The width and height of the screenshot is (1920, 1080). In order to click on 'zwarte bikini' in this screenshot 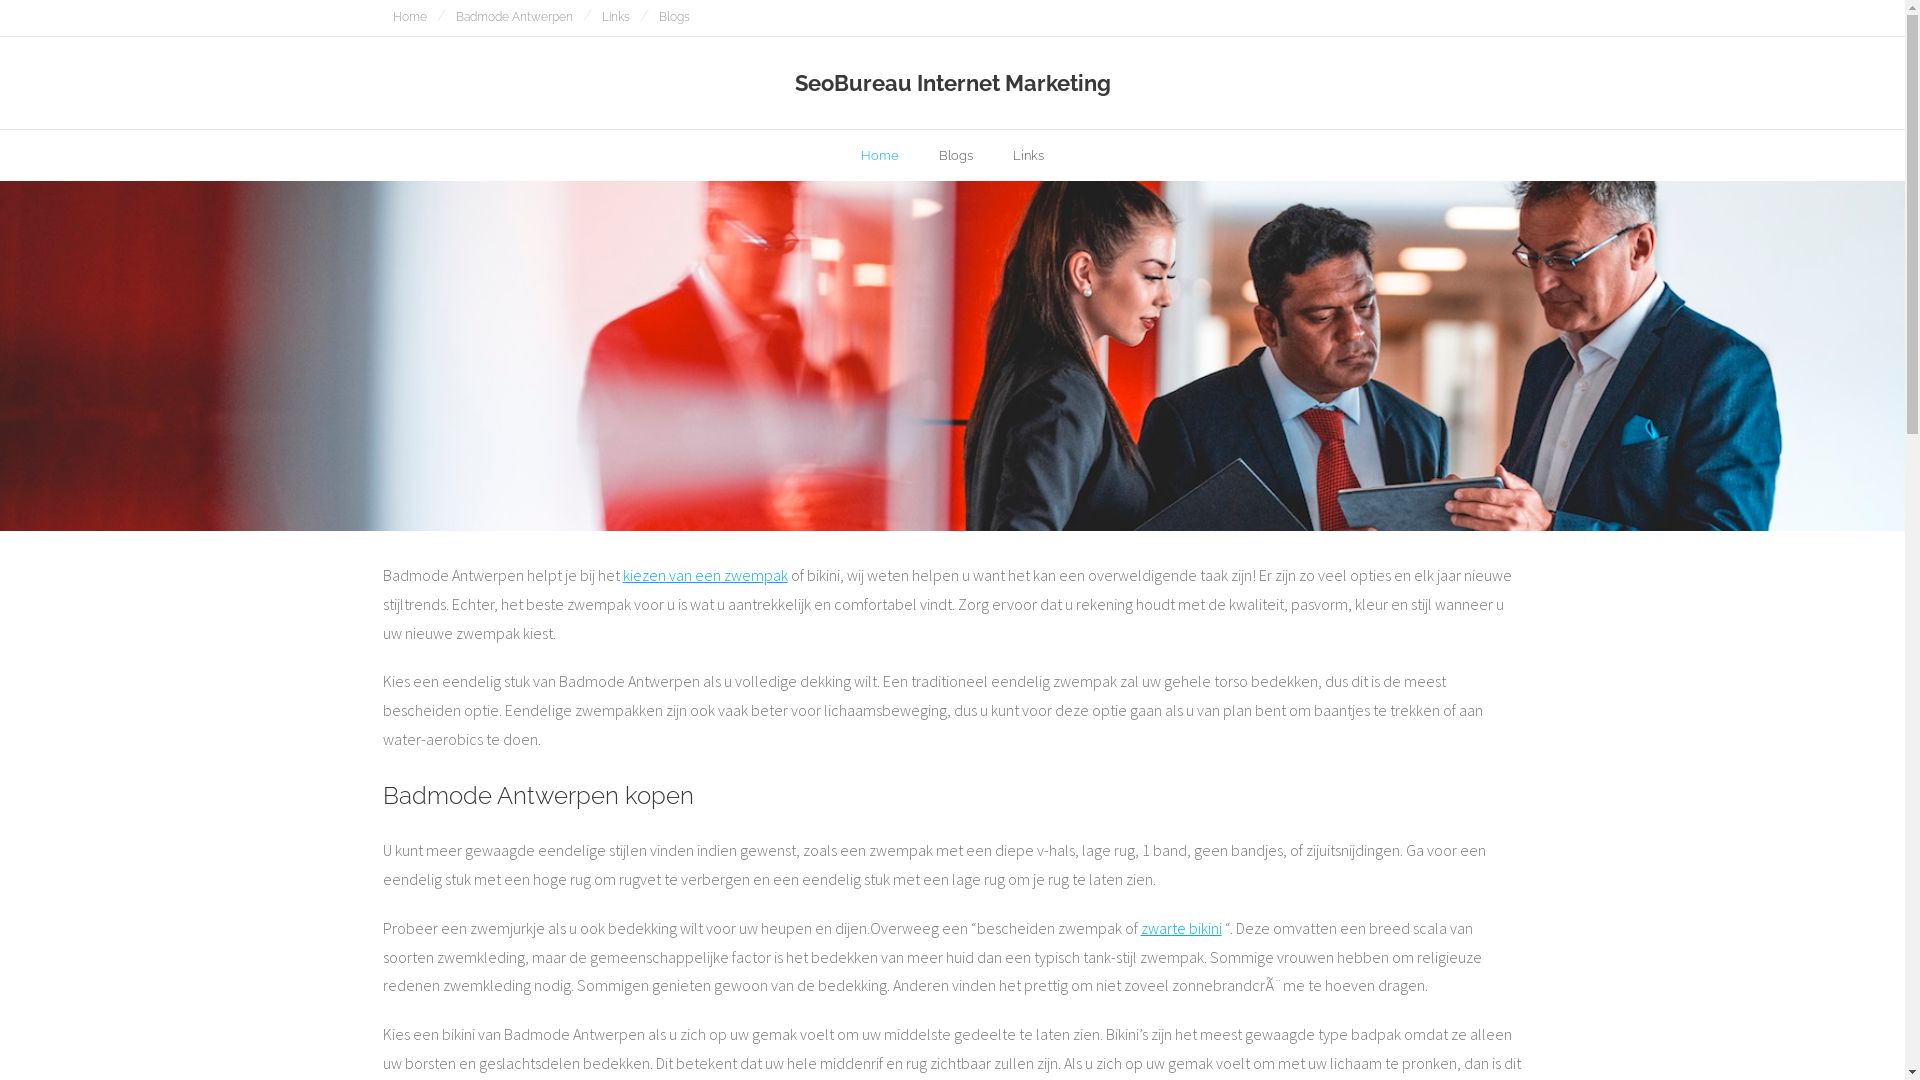, I will do `click(1180, 928)`.